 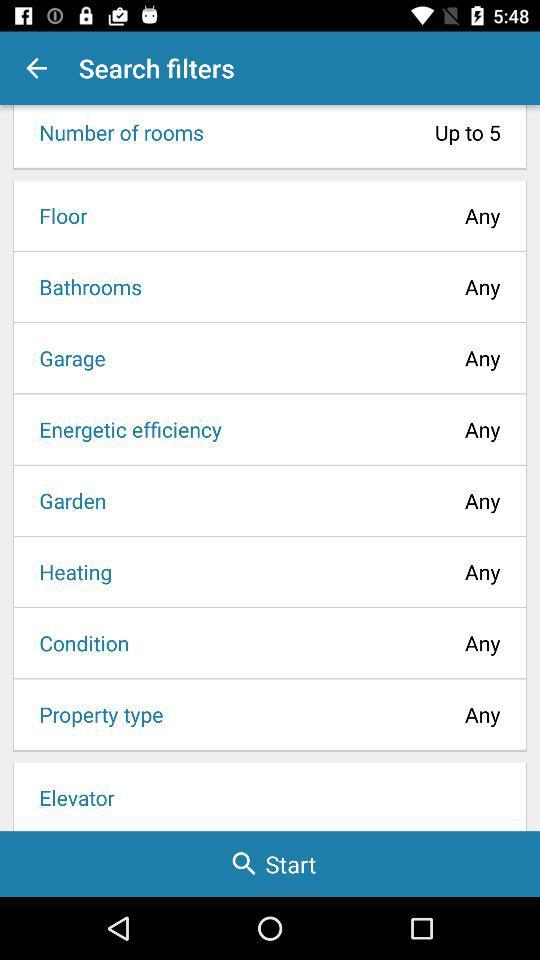 I want to click on garage, so click(x=65, y=358).